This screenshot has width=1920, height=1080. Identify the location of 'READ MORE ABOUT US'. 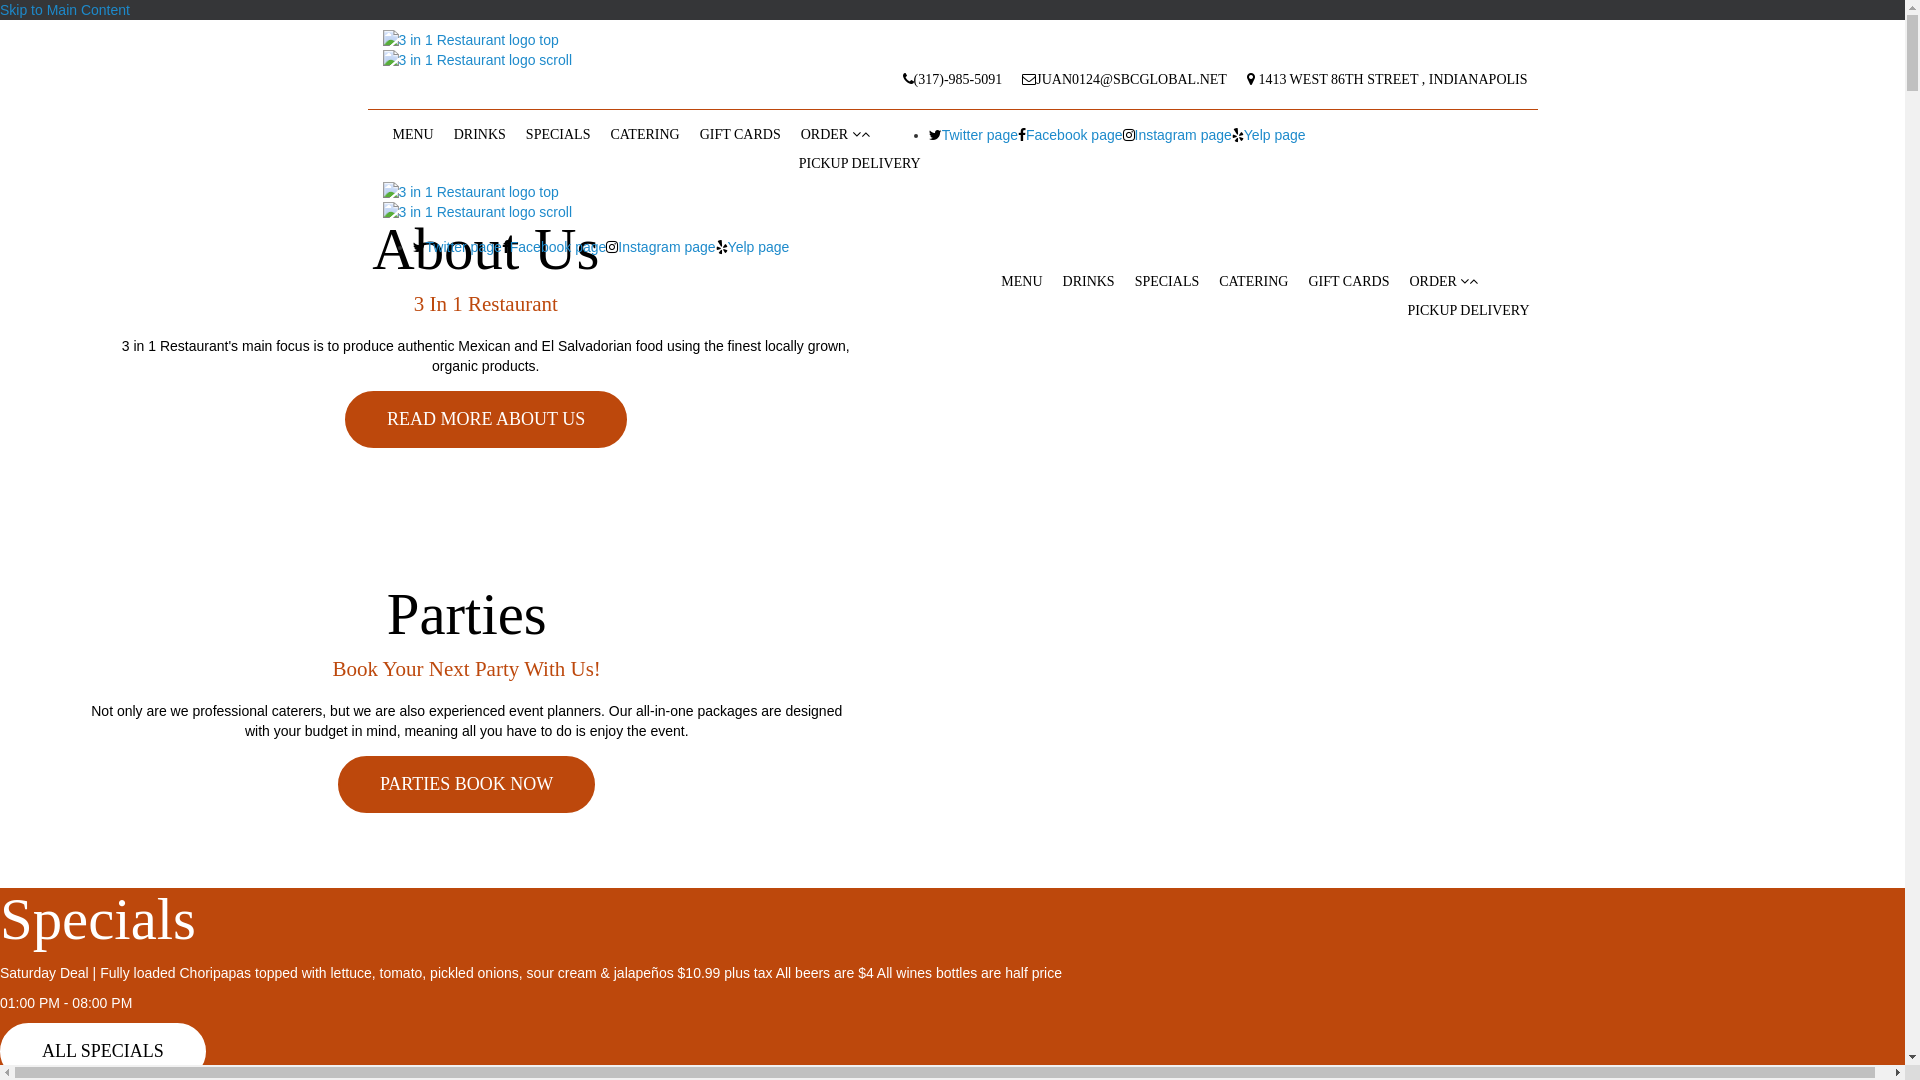
(485, 418).